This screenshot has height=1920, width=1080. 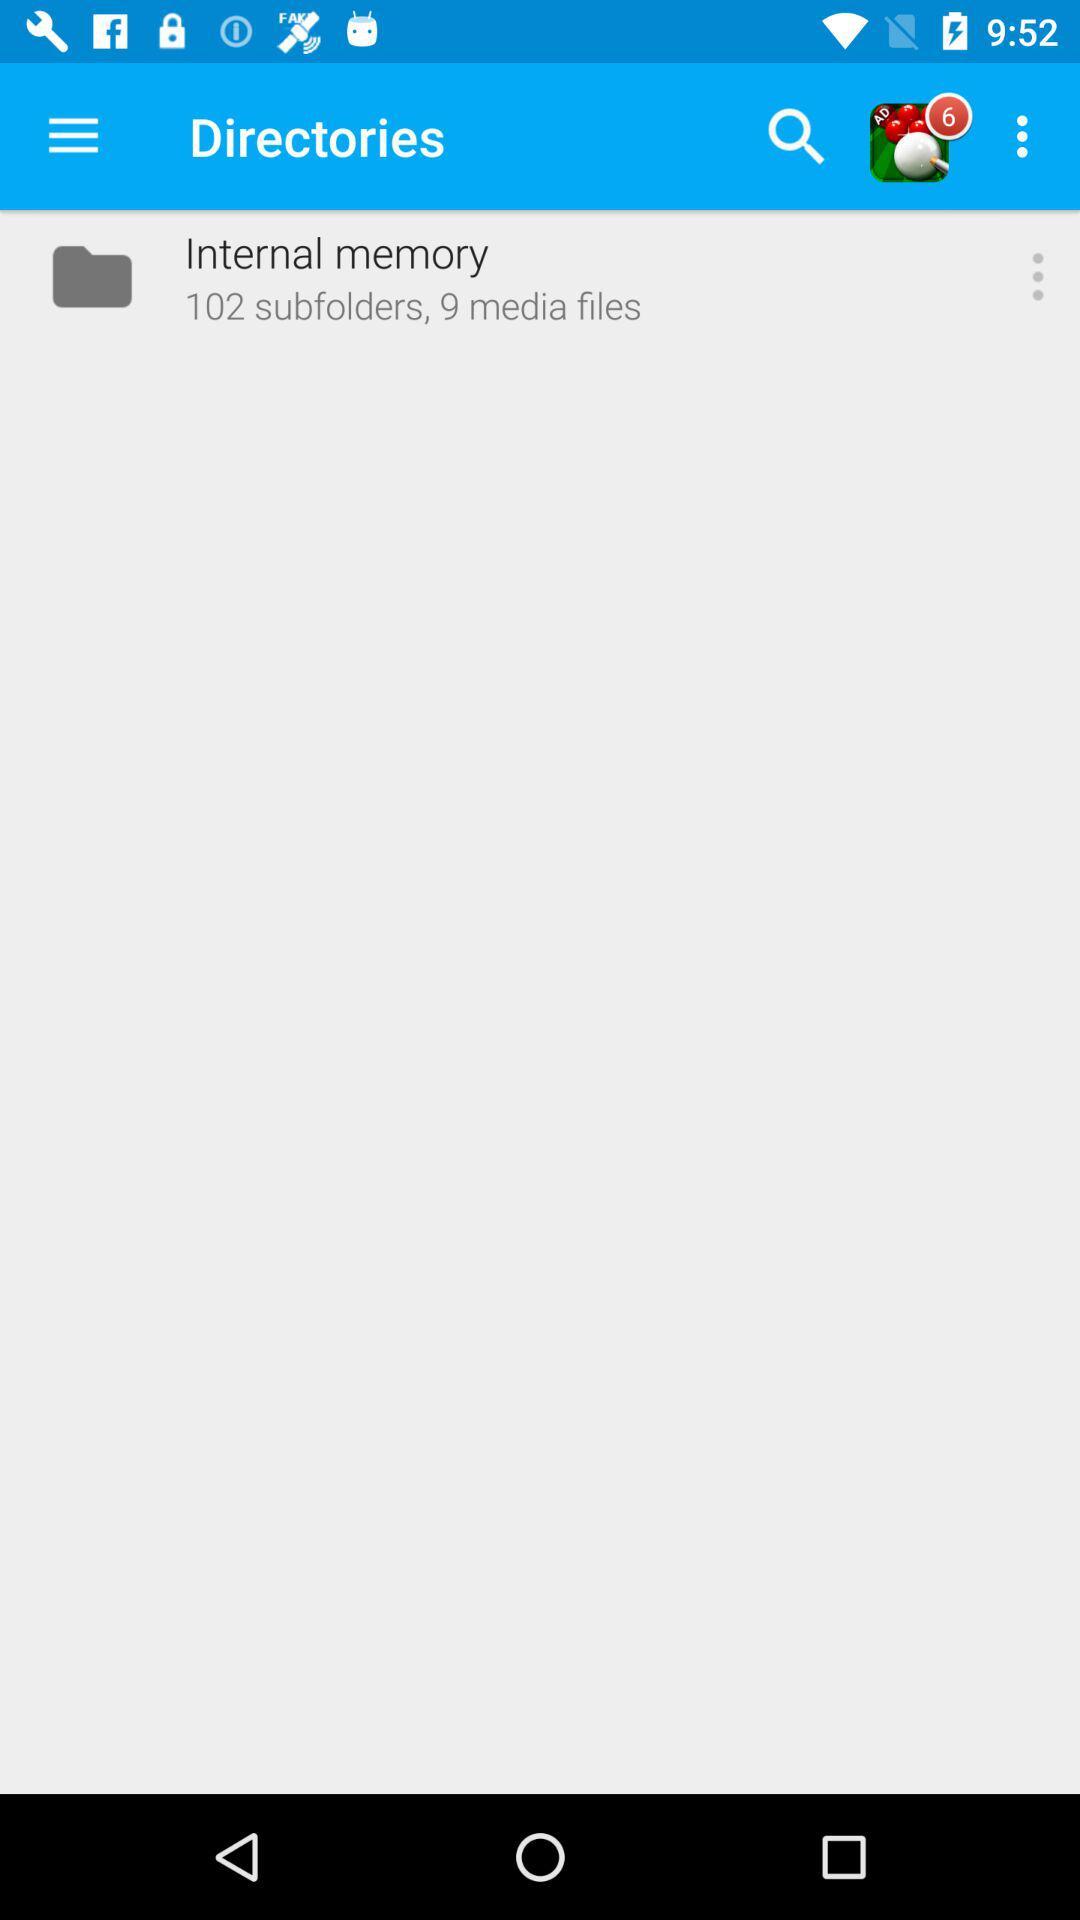 I want to click on the app next to directories app, so click(x=795, y=135).